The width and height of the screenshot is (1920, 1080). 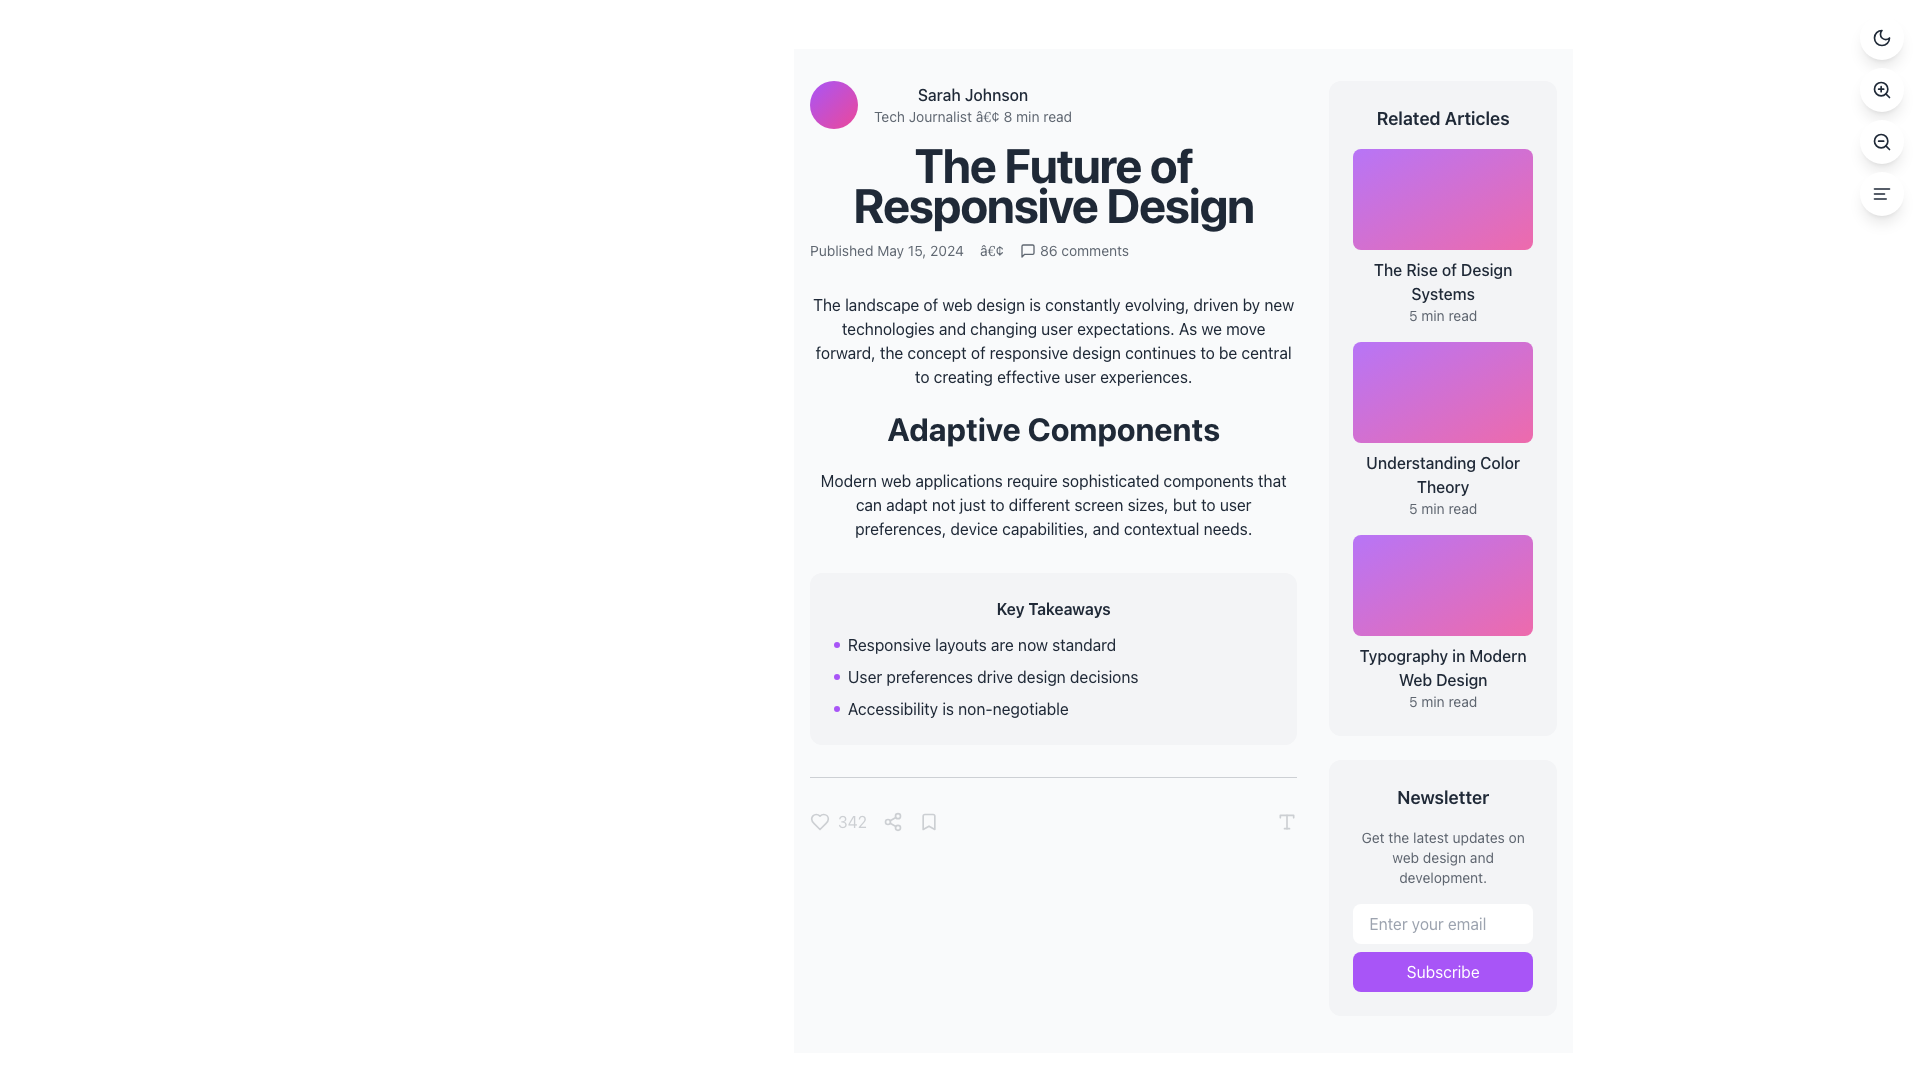 I want to click on static text element that provides metadata about the author, including their profession and estimated reading time, located beneath the 'Sarah Johnson' text element, so click(x=973, y=116).